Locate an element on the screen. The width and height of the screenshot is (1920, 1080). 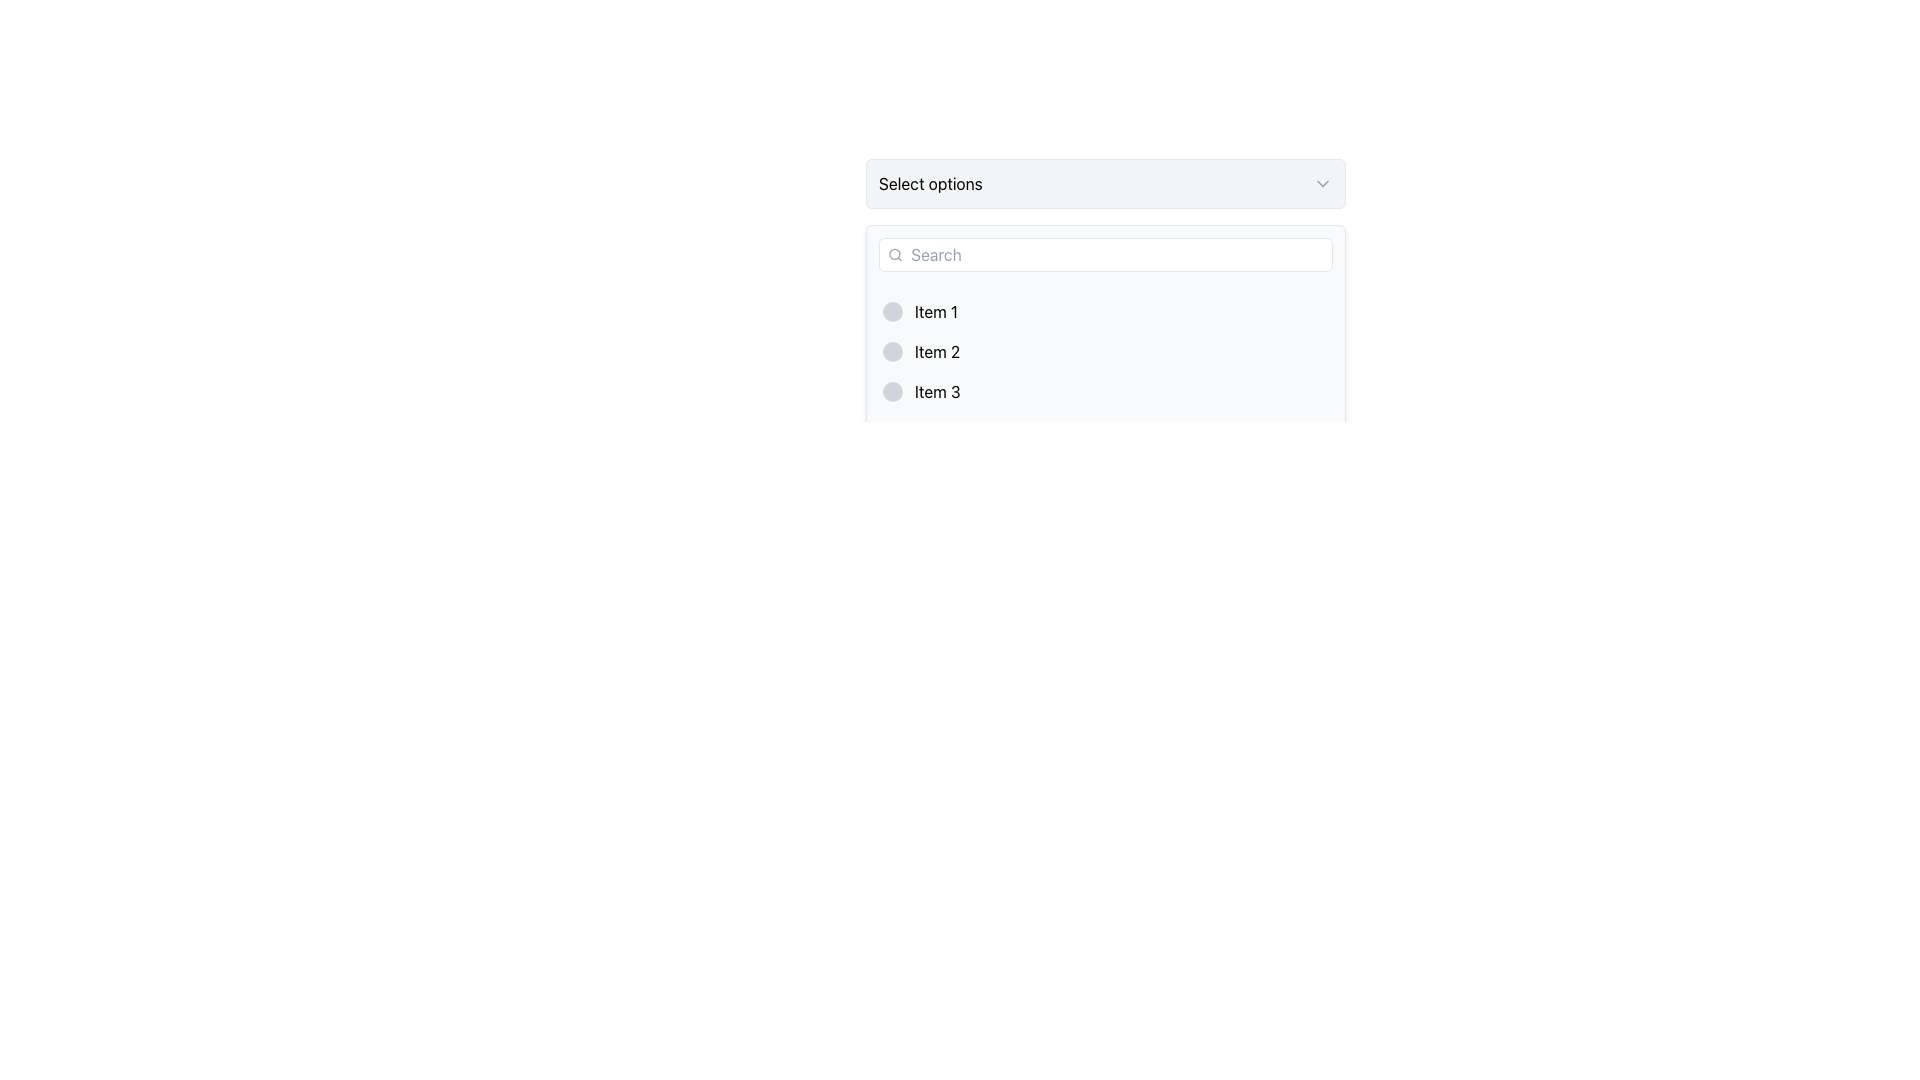
the selectable indicator (radio button) for 'Item 1' is located at coordinates (891, 312).